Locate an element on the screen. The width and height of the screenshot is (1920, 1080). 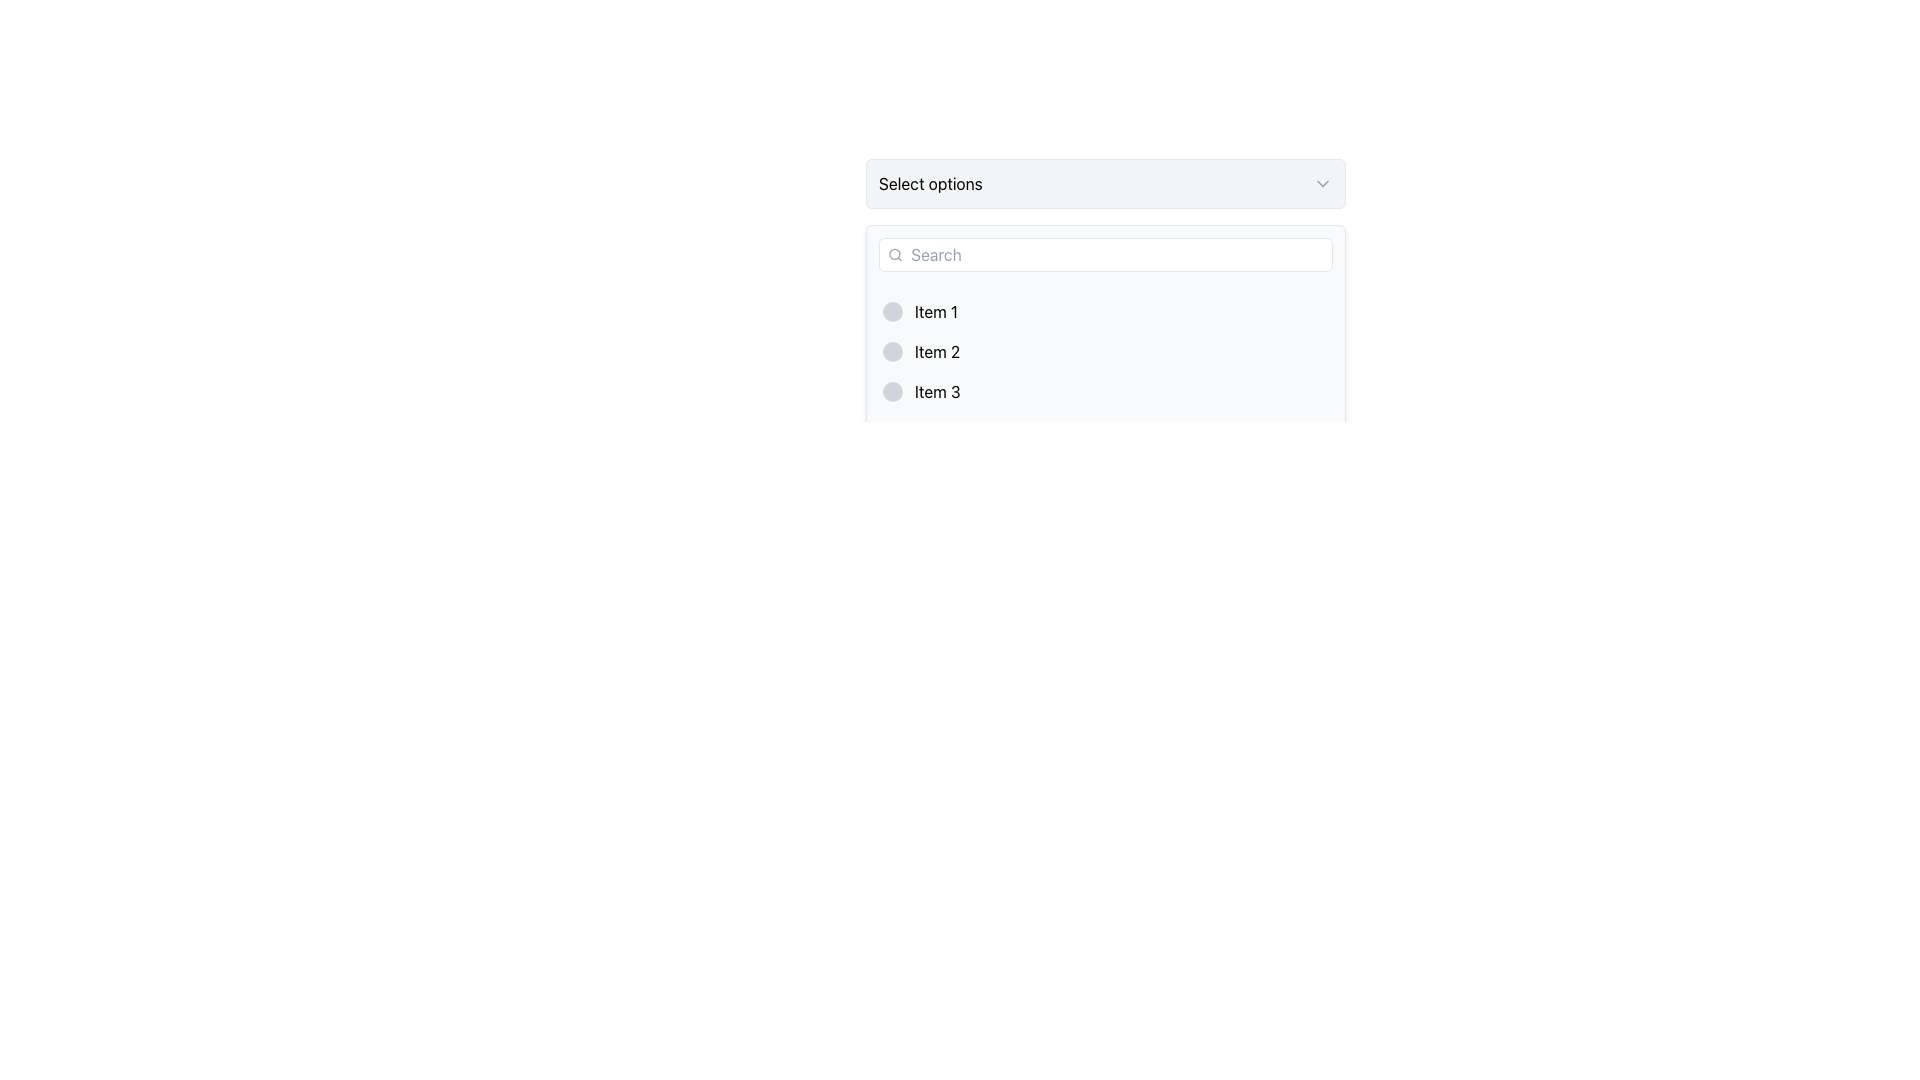
the selectable indicator (radio button) for 'Item 1' is located at coordinates (891, 312).